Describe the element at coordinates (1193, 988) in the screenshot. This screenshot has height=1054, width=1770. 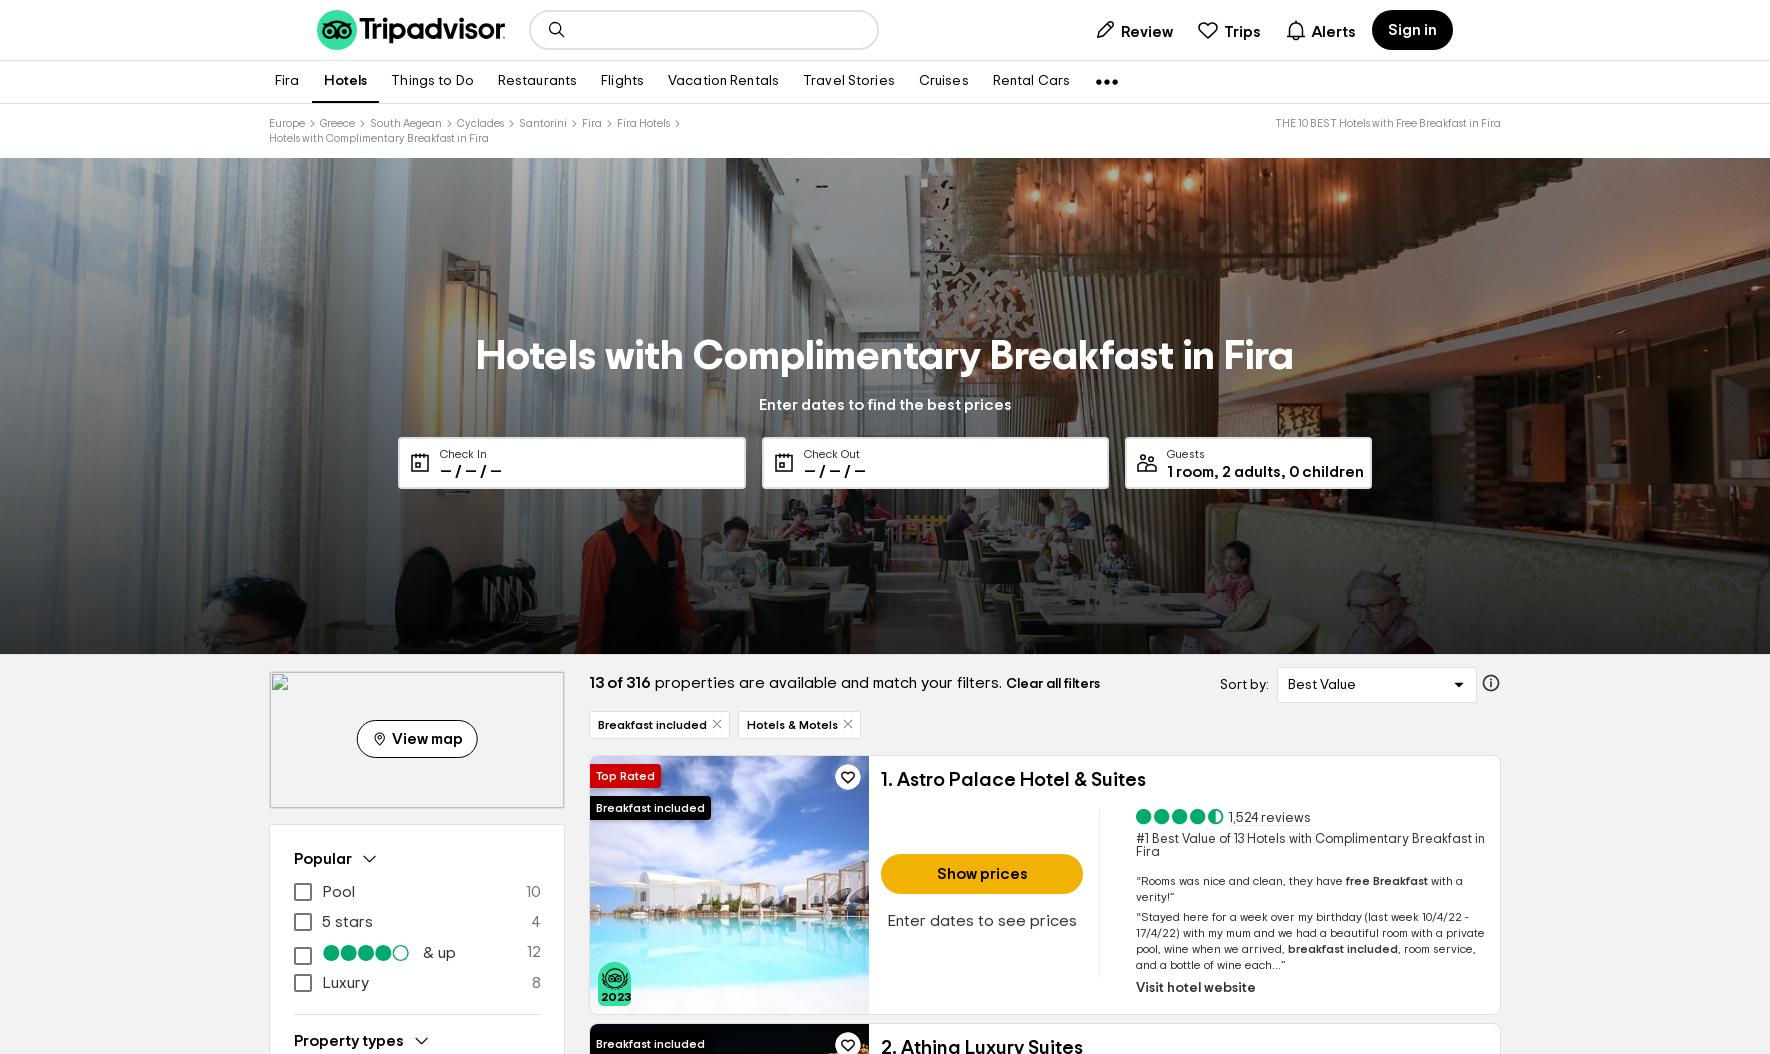
I see `'Visit hotel website'` at that location.